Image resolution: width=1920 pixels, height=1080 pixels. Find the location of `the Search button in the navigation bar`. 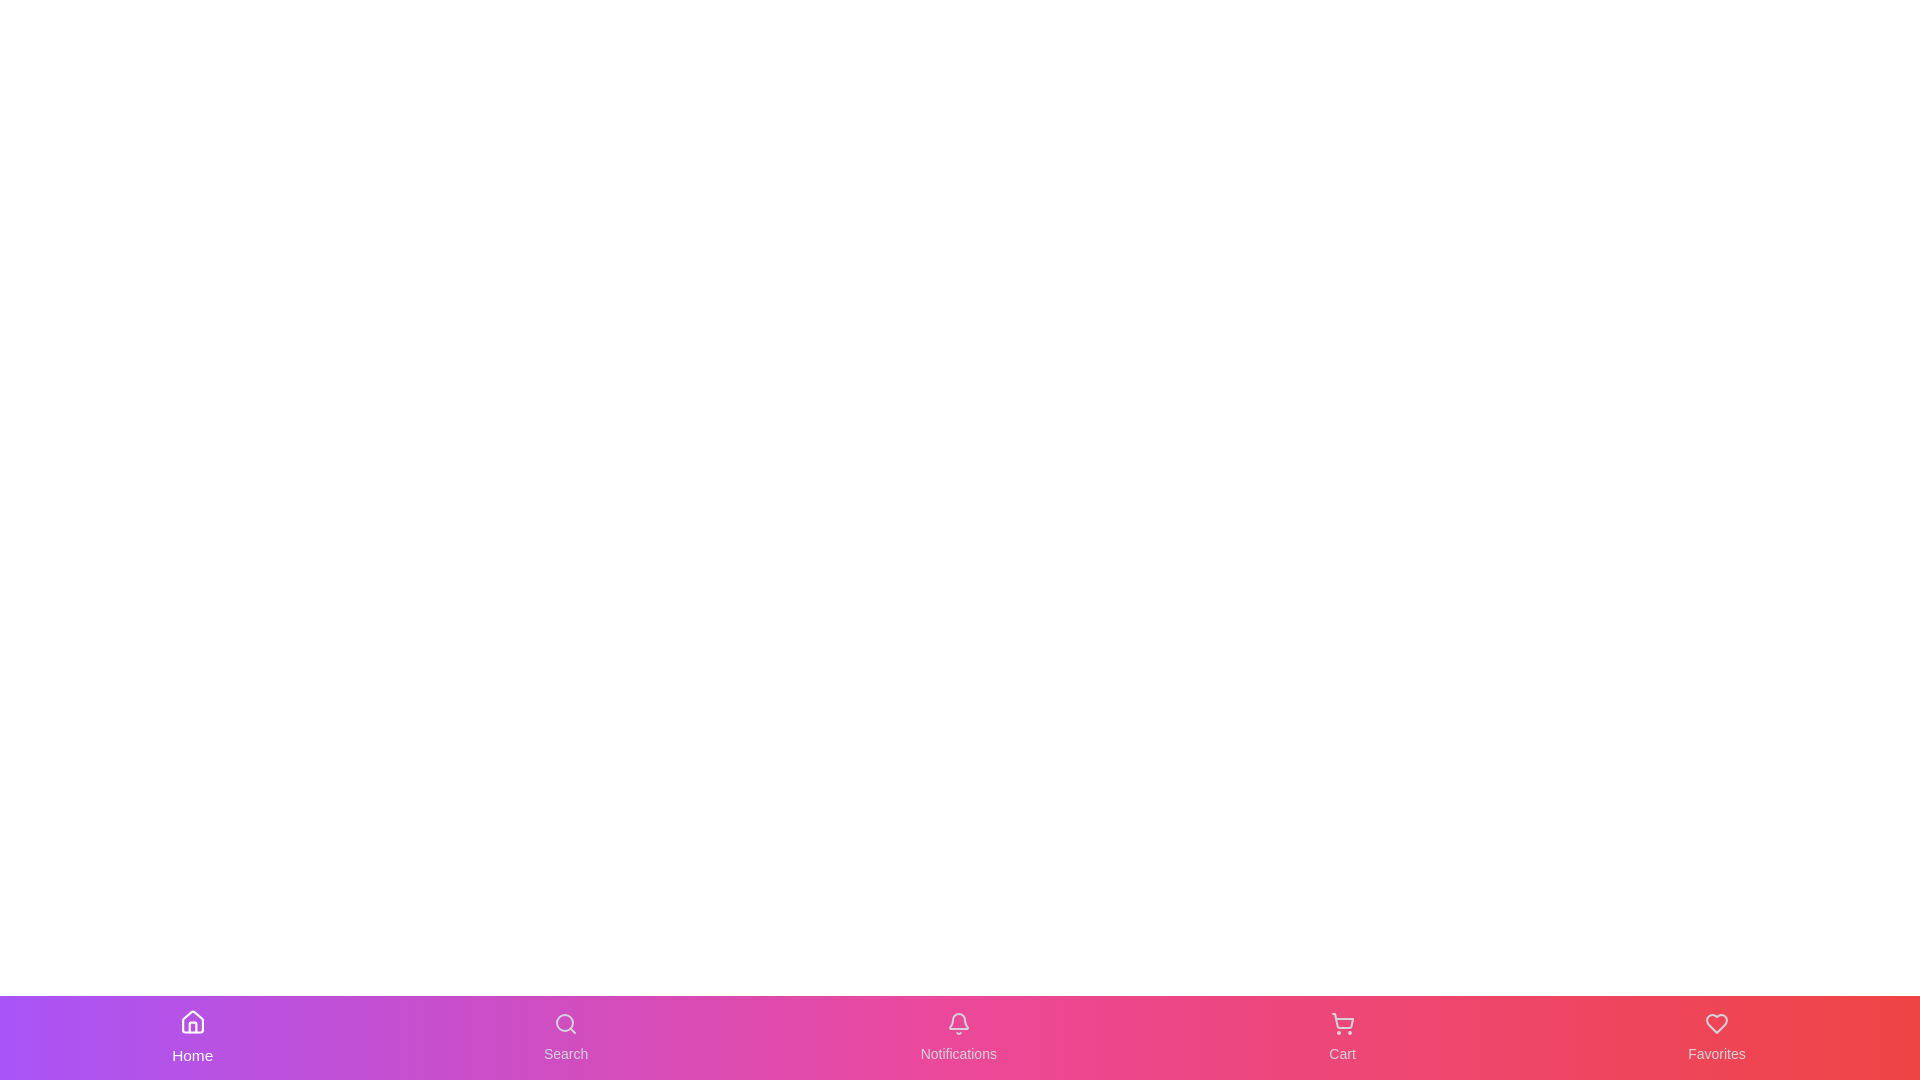

the Search button in the navigation bar is located at coordinates (565, 1036).